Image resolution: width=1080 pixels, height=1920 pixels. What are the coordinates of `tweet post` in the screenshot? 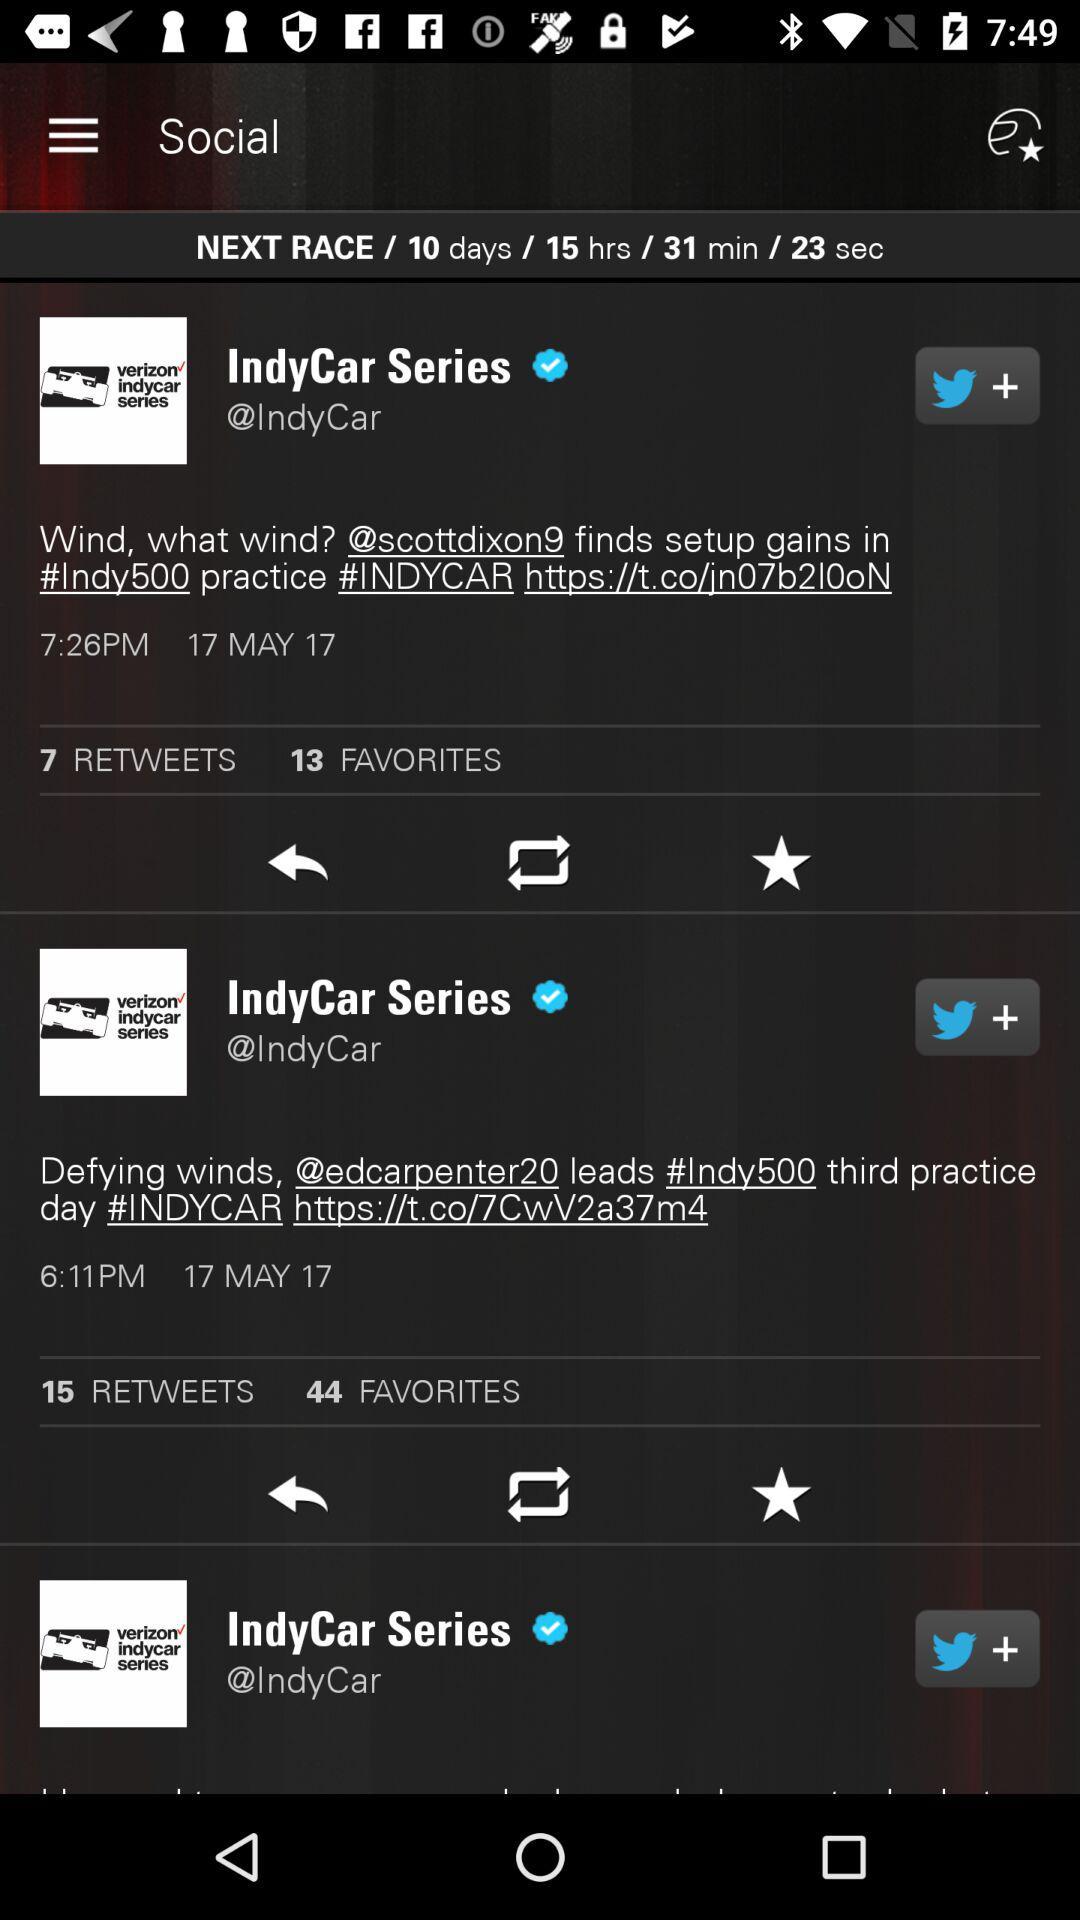 It's located at (976, 385).